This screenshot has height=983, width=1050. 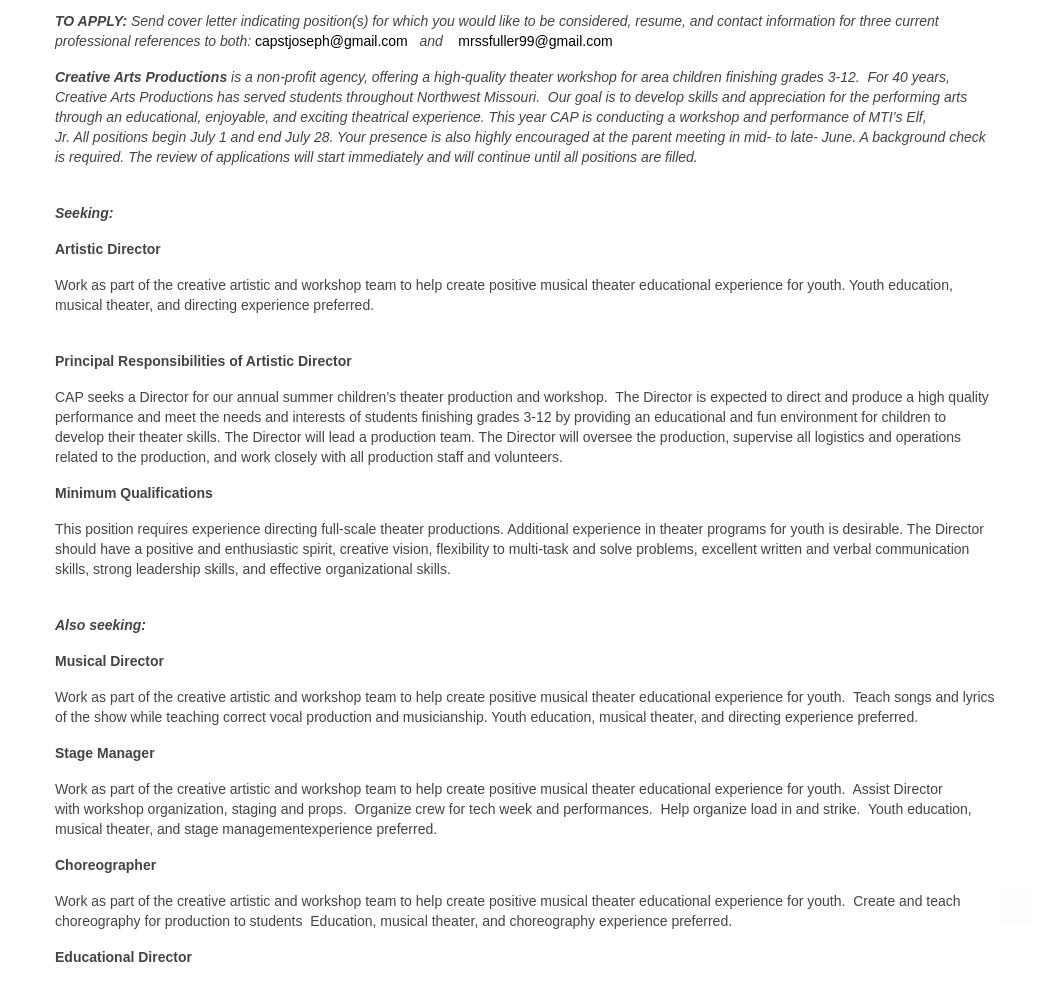 What do you see at coordinates (523, 705) in the screenshot?
I see `'Work as part of the creative artistic and workshop team to help create positive musical theater educational experience for youth.  Teach songs and lyrics of the show while teaching correct vocal production and musicianship. Youth education, musical theater, and directing experience preferred.'` at bounding box center [523, 705].